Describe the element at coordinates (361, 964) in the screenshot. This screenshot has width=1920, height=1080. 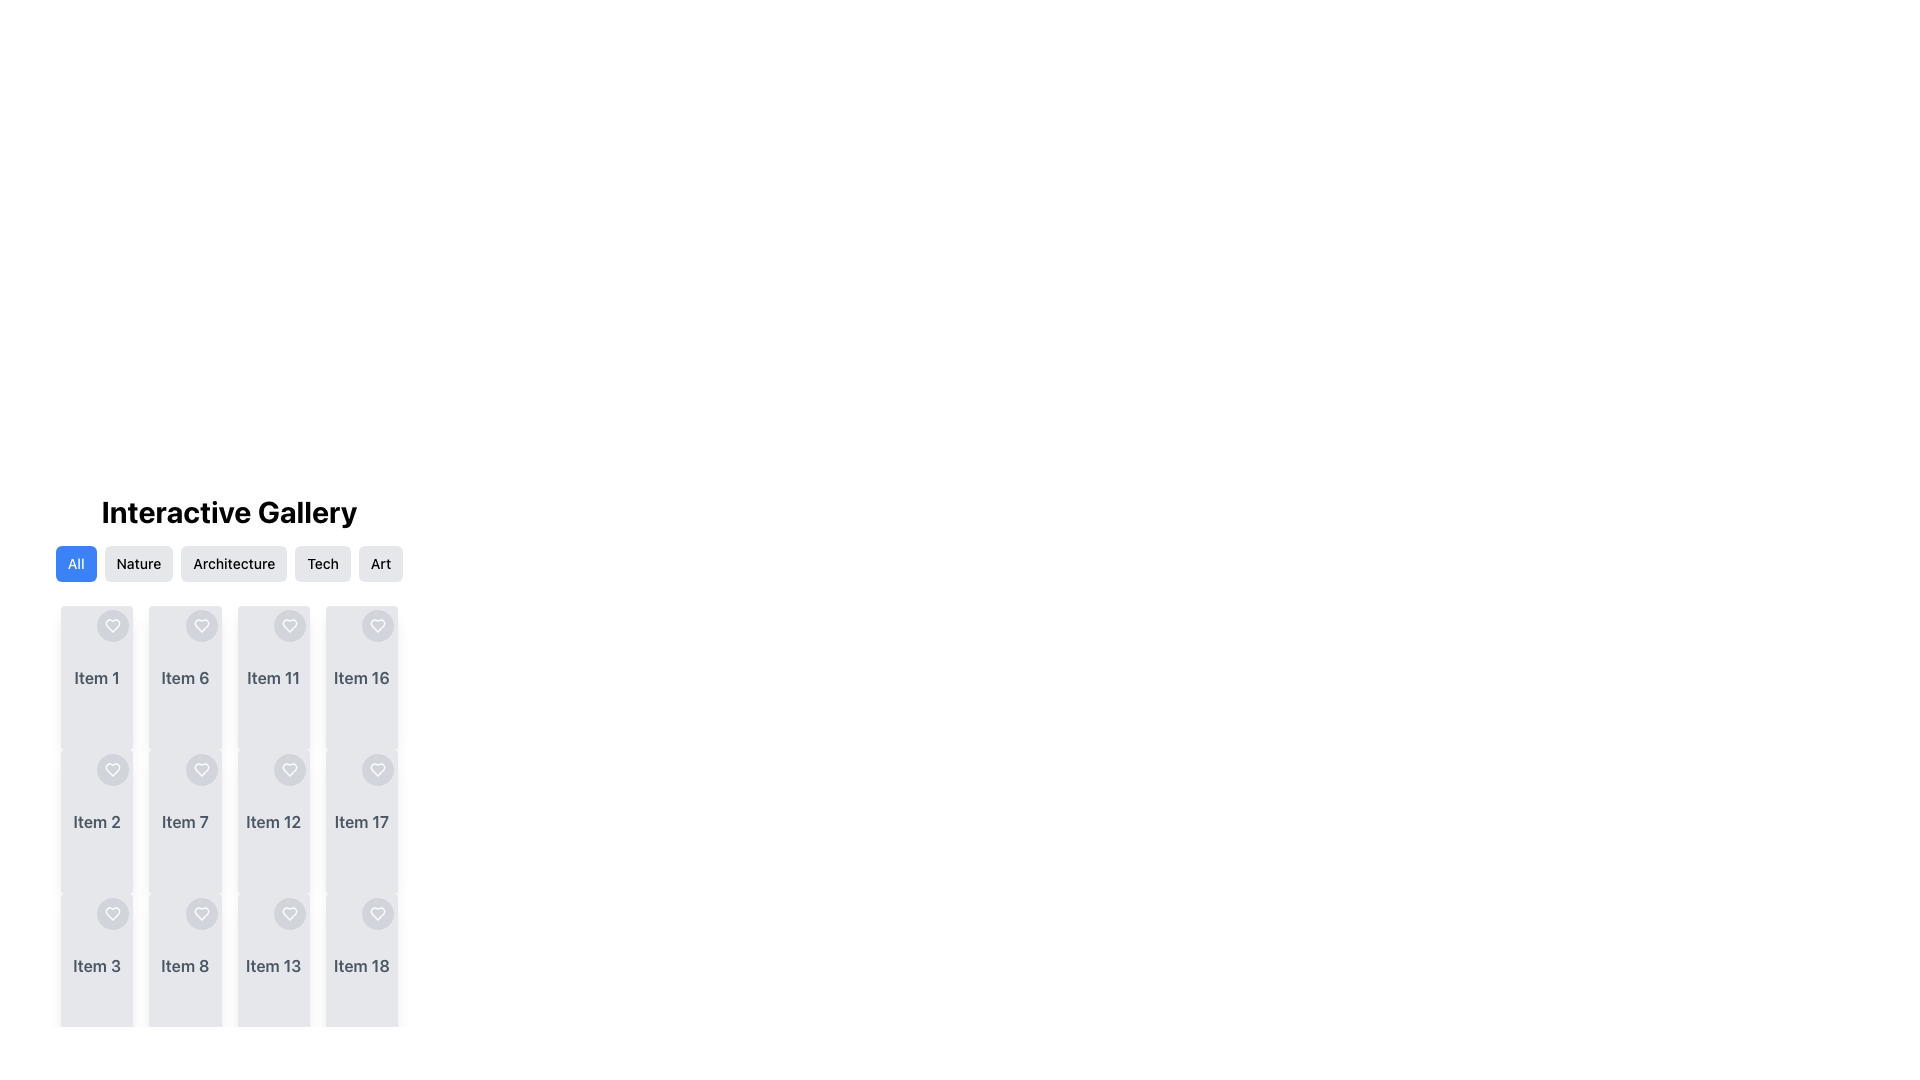
I see `the Interactive Card element that has a light gray background, rounded corners, and features the text 'Item 18' at the lower part, located in the 4th column and 5th row of the grid layout` at that location.